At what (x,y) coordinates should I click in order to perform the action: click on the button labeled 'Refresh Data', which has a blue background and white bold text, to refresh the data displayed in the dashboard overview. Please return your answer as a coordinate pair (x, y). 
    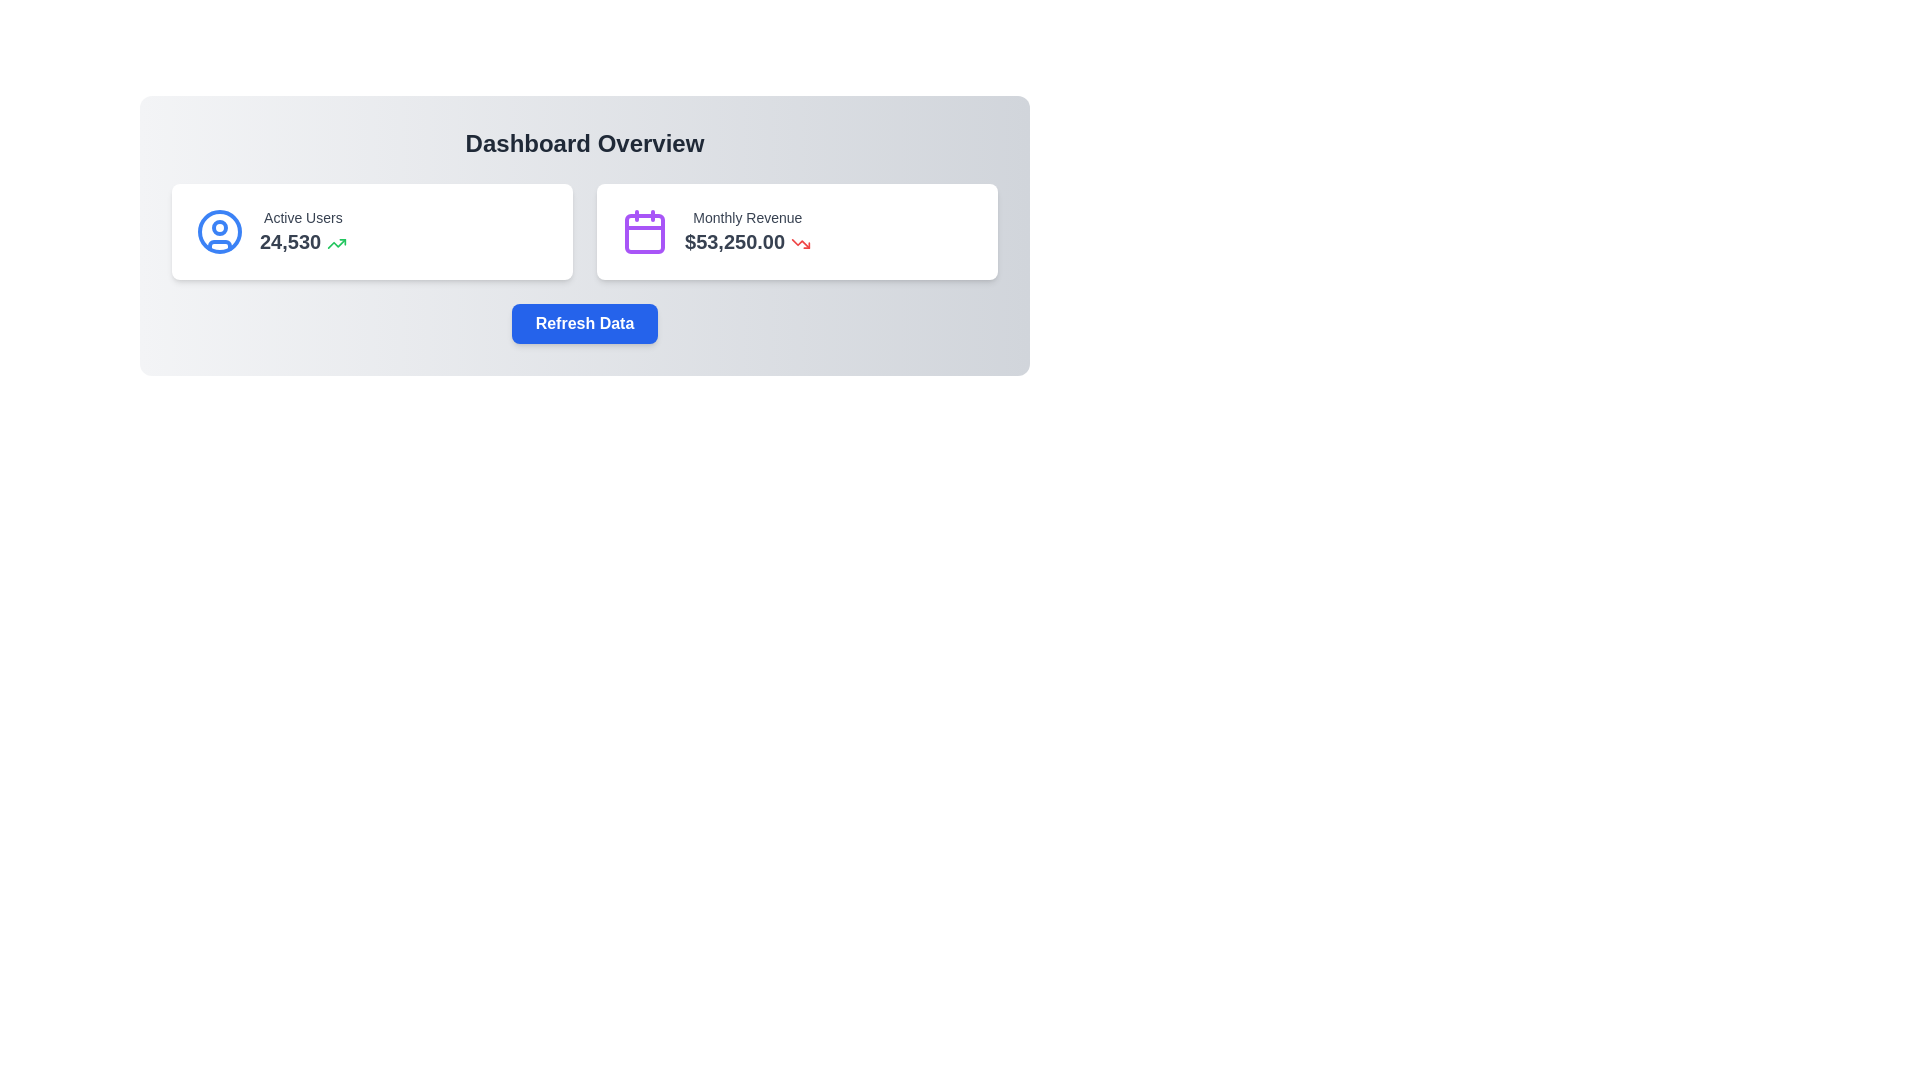
    Looking at the image, I should click on (584, 323).